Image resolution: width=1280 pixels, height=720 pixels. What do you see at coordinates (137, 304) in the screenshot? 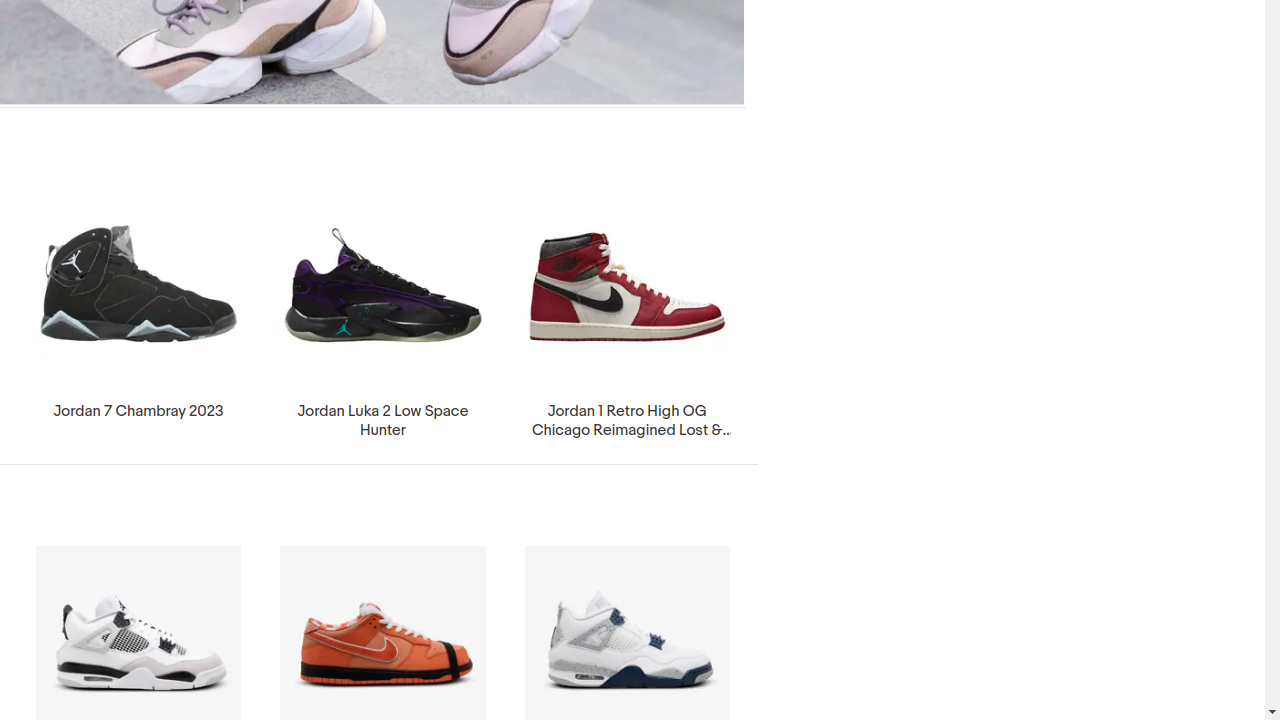
I see `'Jordan 7 Chambray 2023'` at bounding box center [137, 304].